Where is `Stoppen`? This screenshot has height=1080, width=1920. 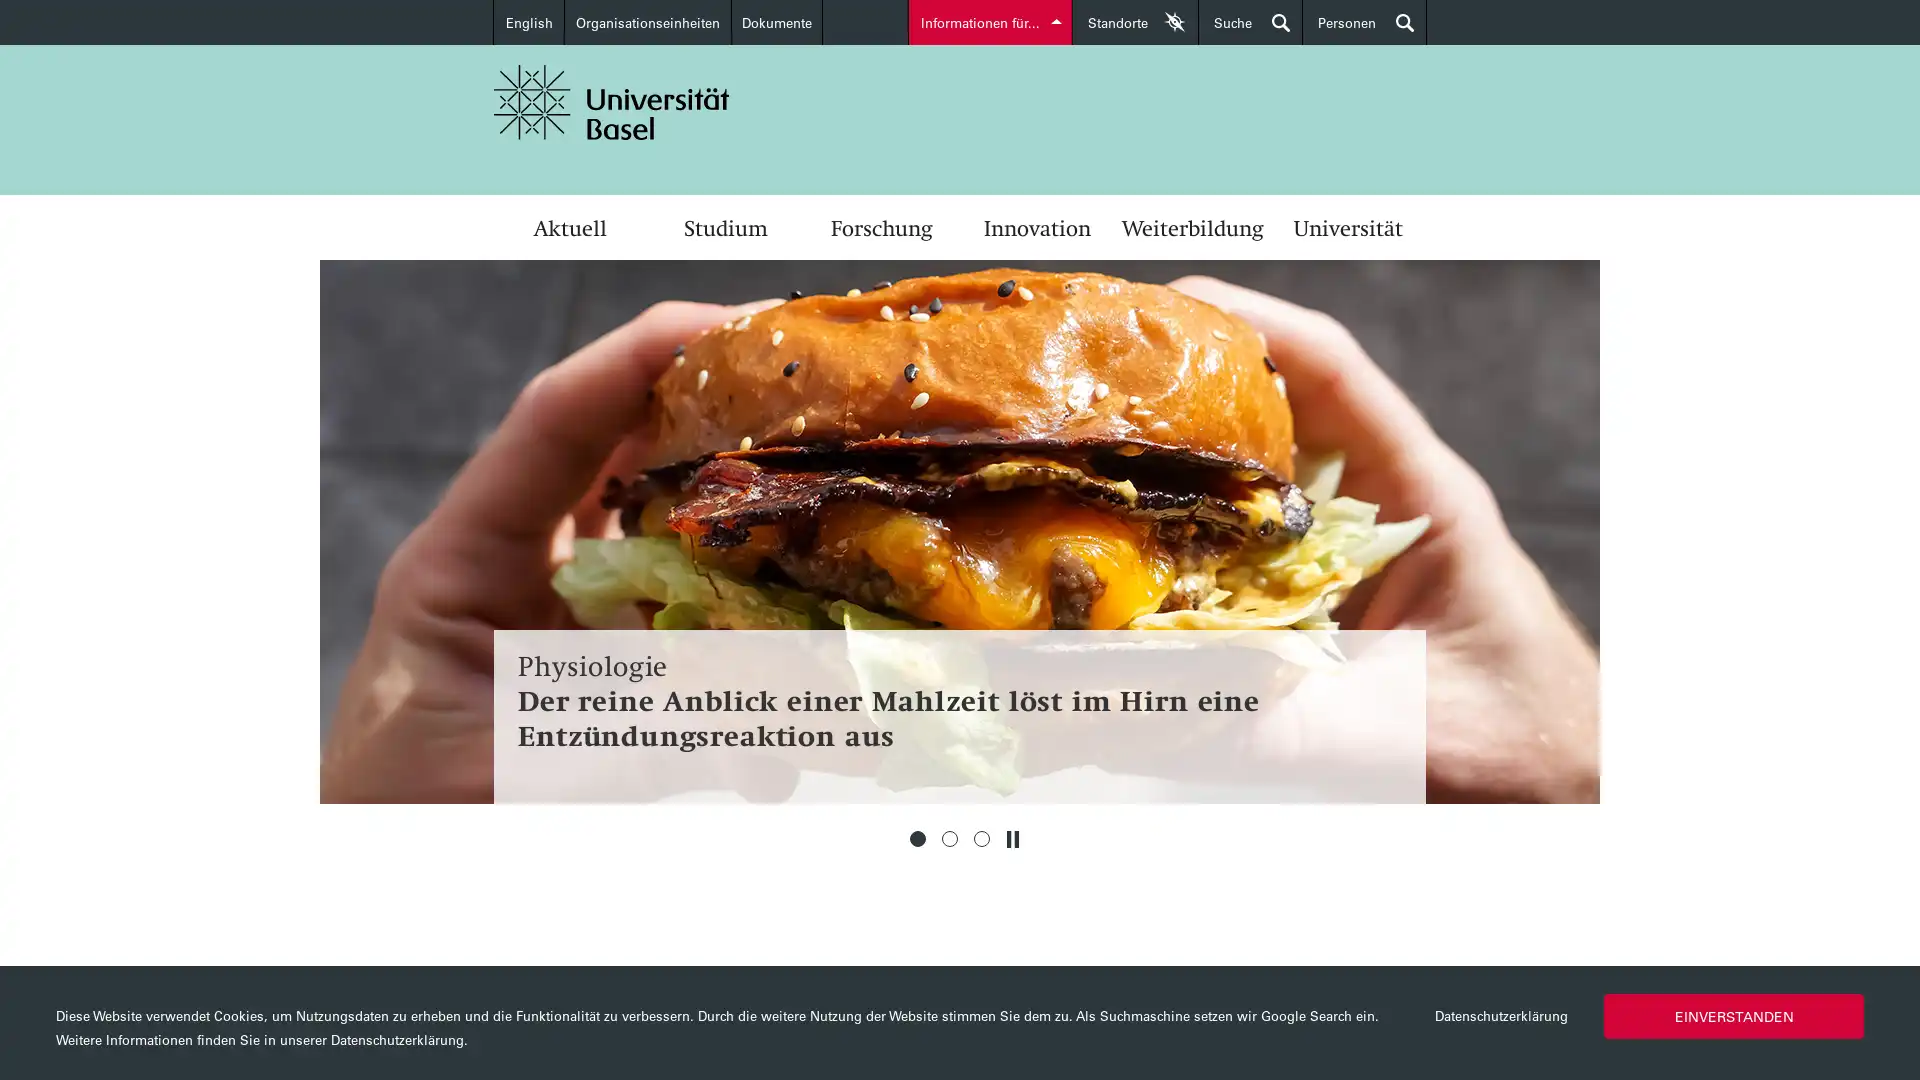 Stoppen is located at coordinates (1012, 839).